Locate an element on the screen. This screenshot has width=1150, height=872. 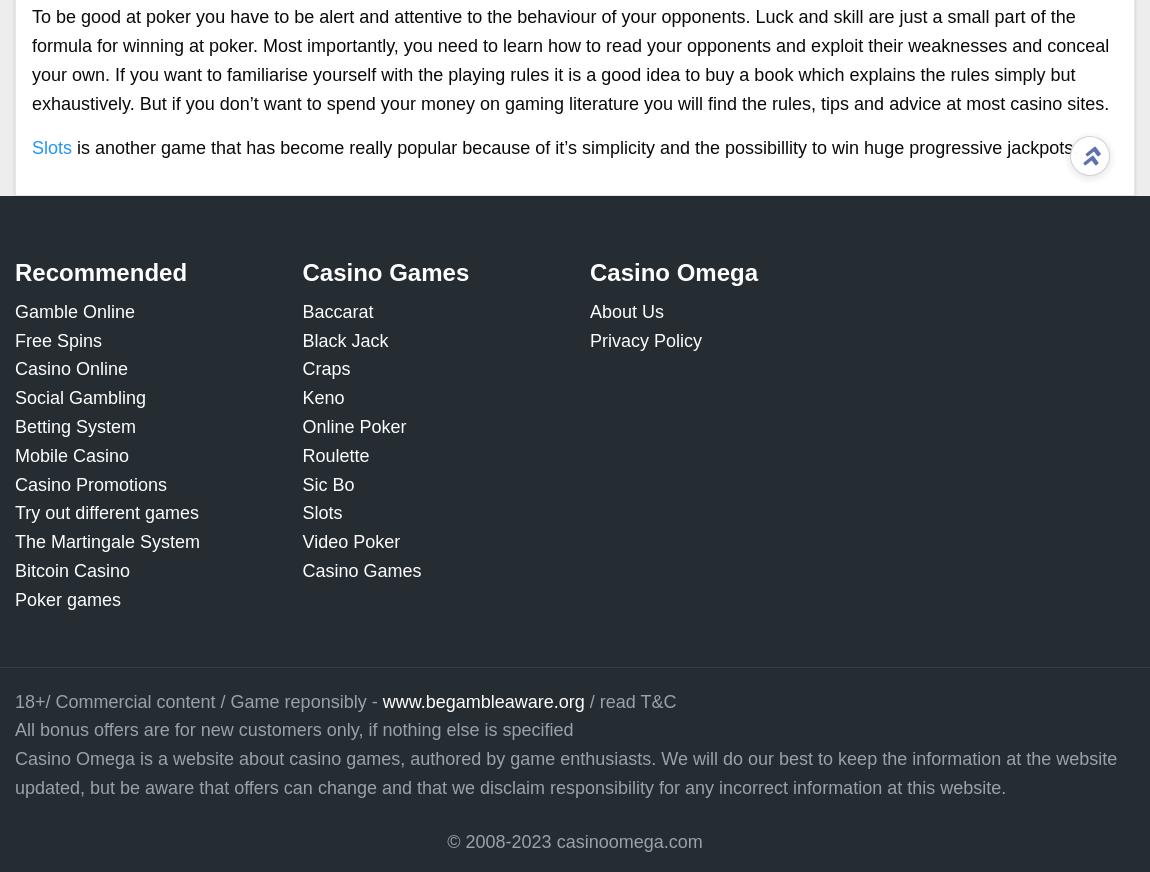
'Sic Bo' is located at coordinates (301, 482).